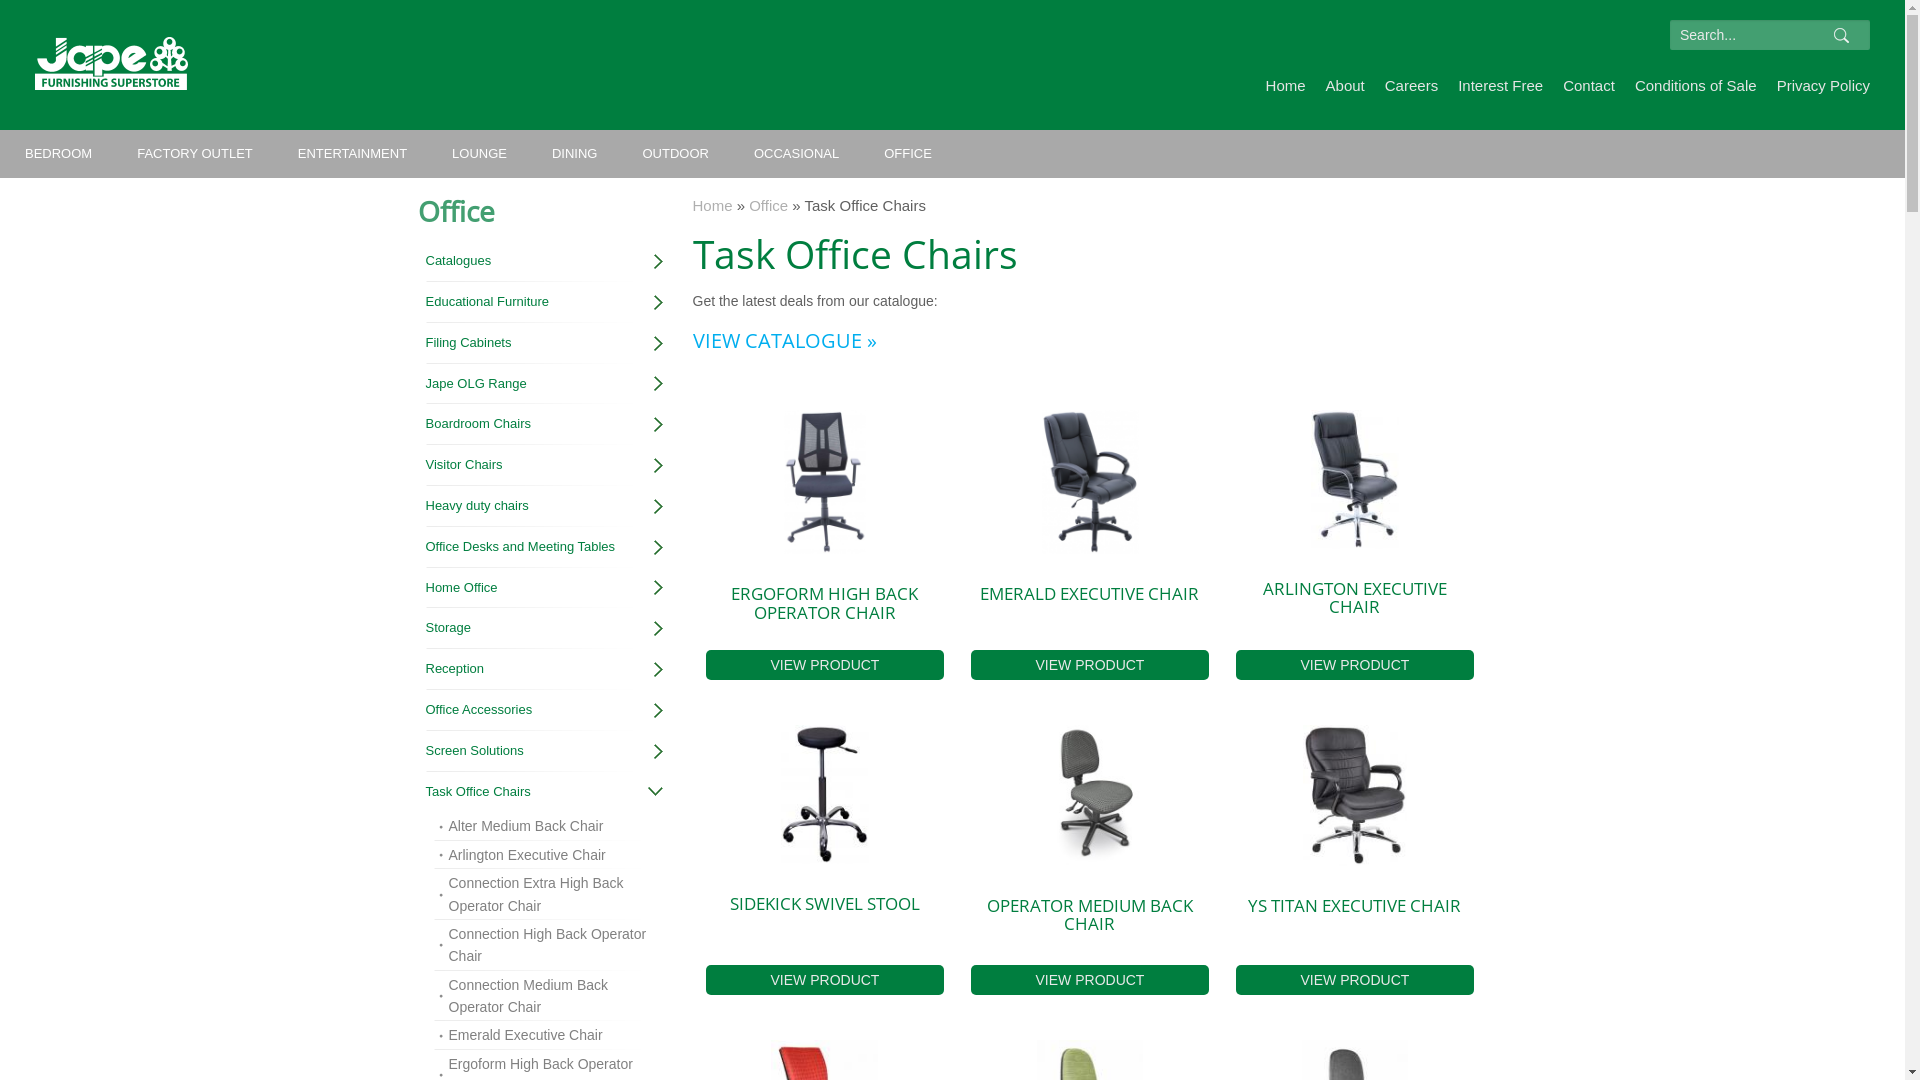 Image resolution: width=1920 pixels, height=1080 pixels. What do you see at coordinates (728, 903) in the screenshot?
I see `'SIDEKICK SWIVEL STOOL'` at bounding box center [728, 903].